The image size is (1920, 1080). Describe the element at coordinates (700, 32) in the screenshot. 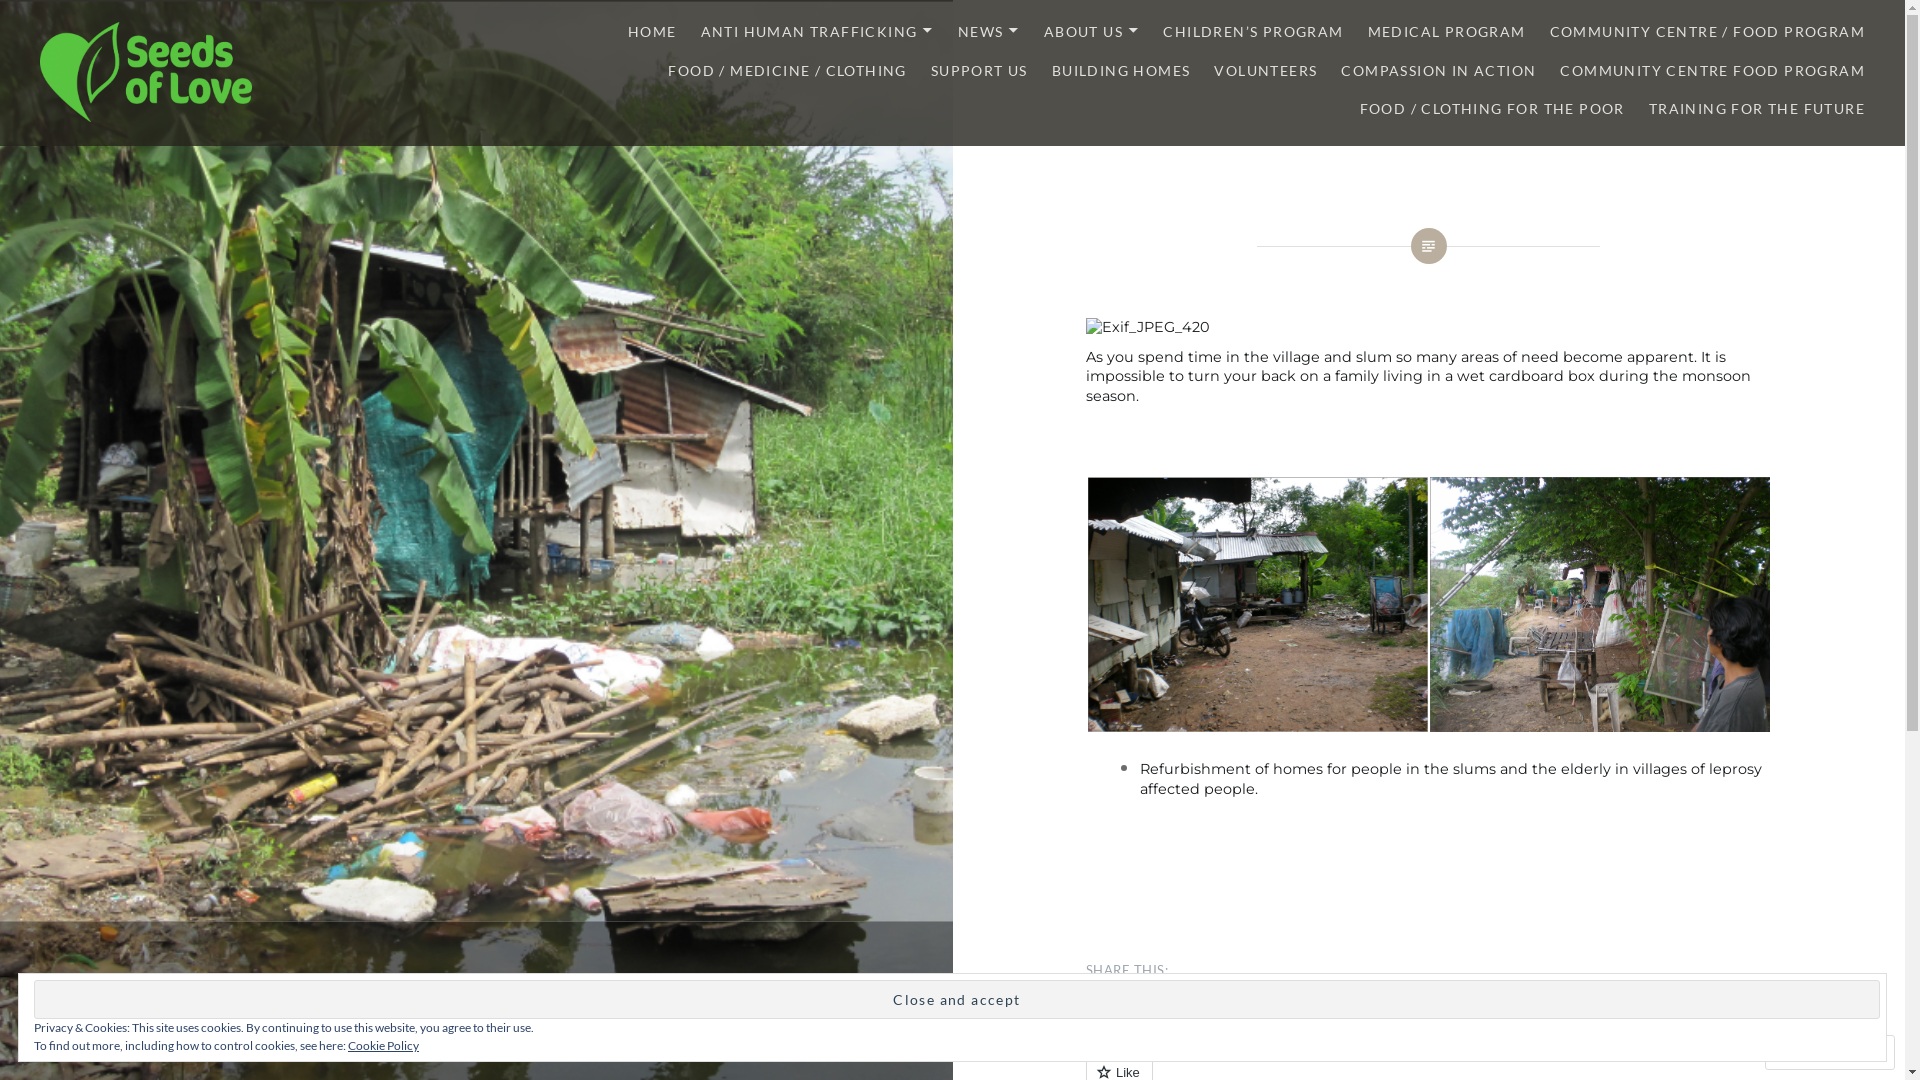

I see `'ANTI HUMAN TRAFFICKING'` at that location.